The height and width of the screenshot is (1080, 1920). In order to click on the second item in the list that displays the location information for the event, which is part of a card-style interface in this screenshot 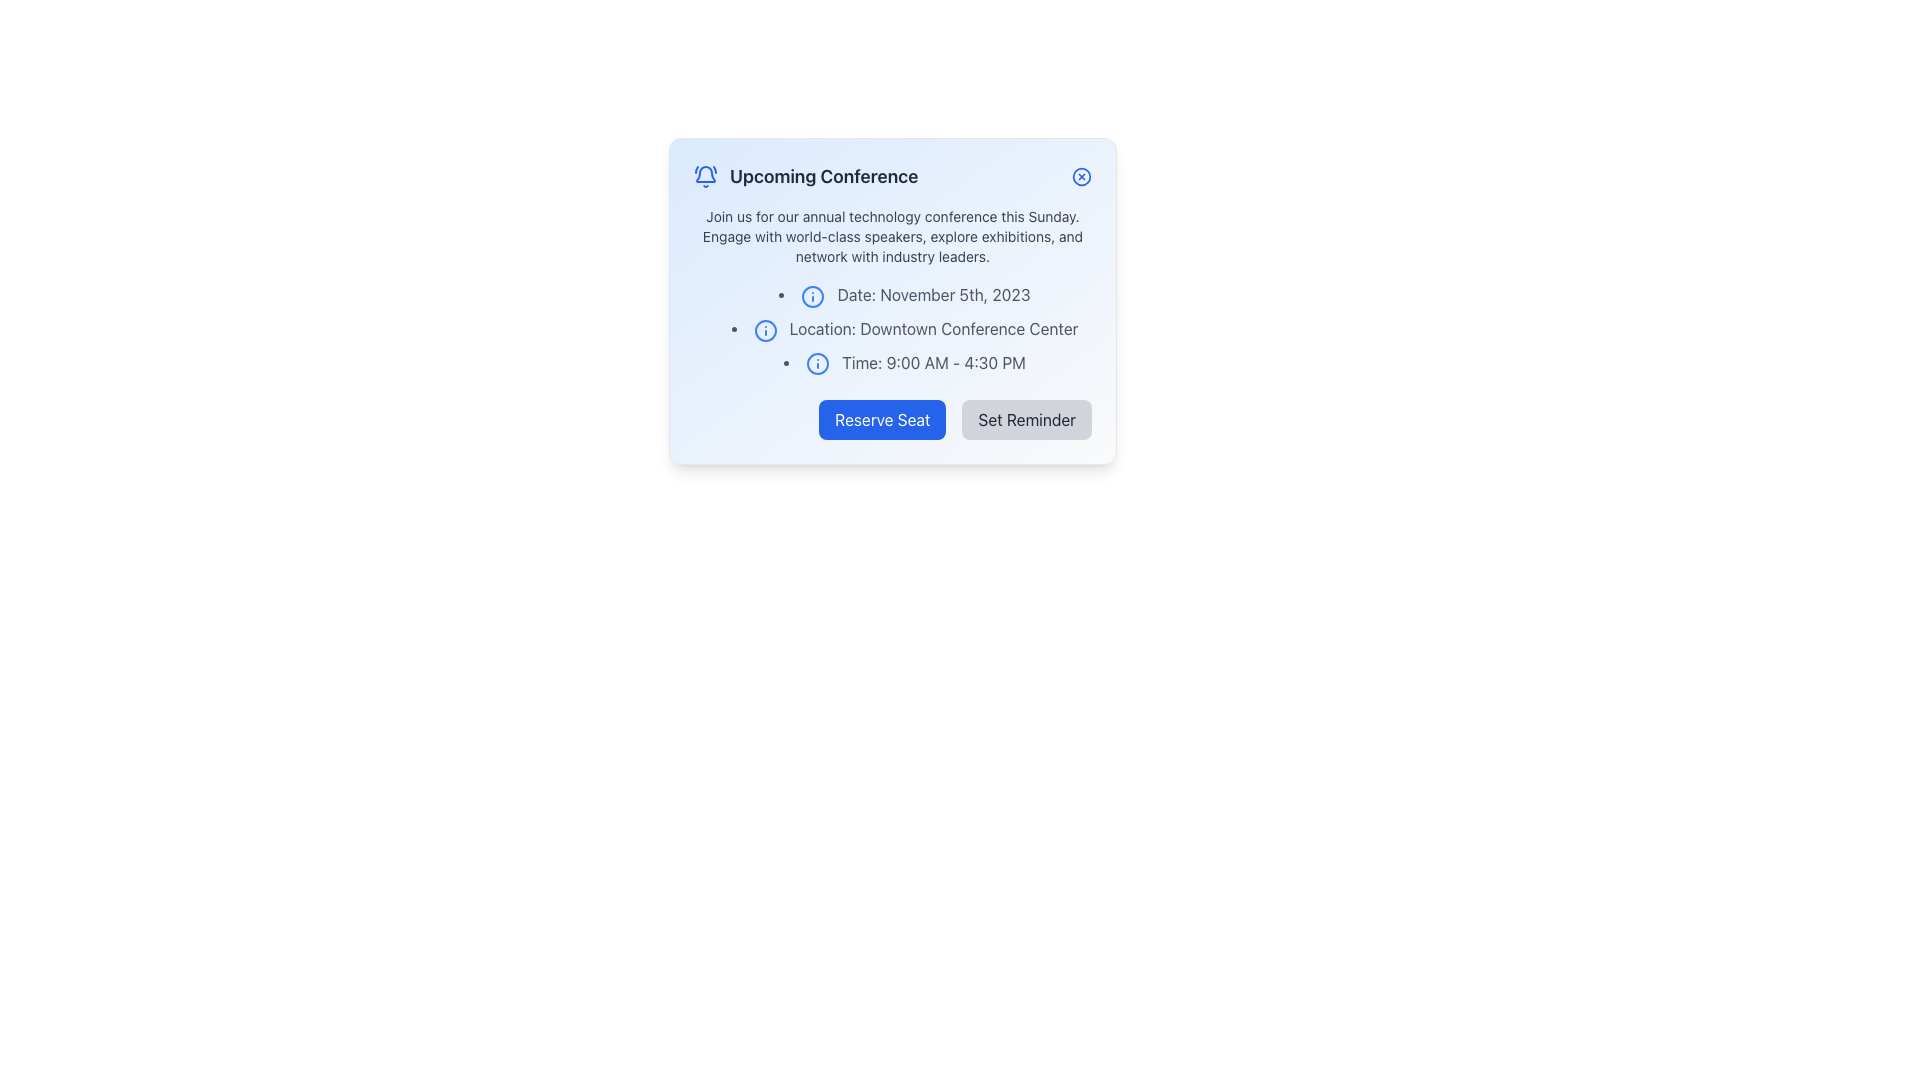, I will do `click(904, 327)`.